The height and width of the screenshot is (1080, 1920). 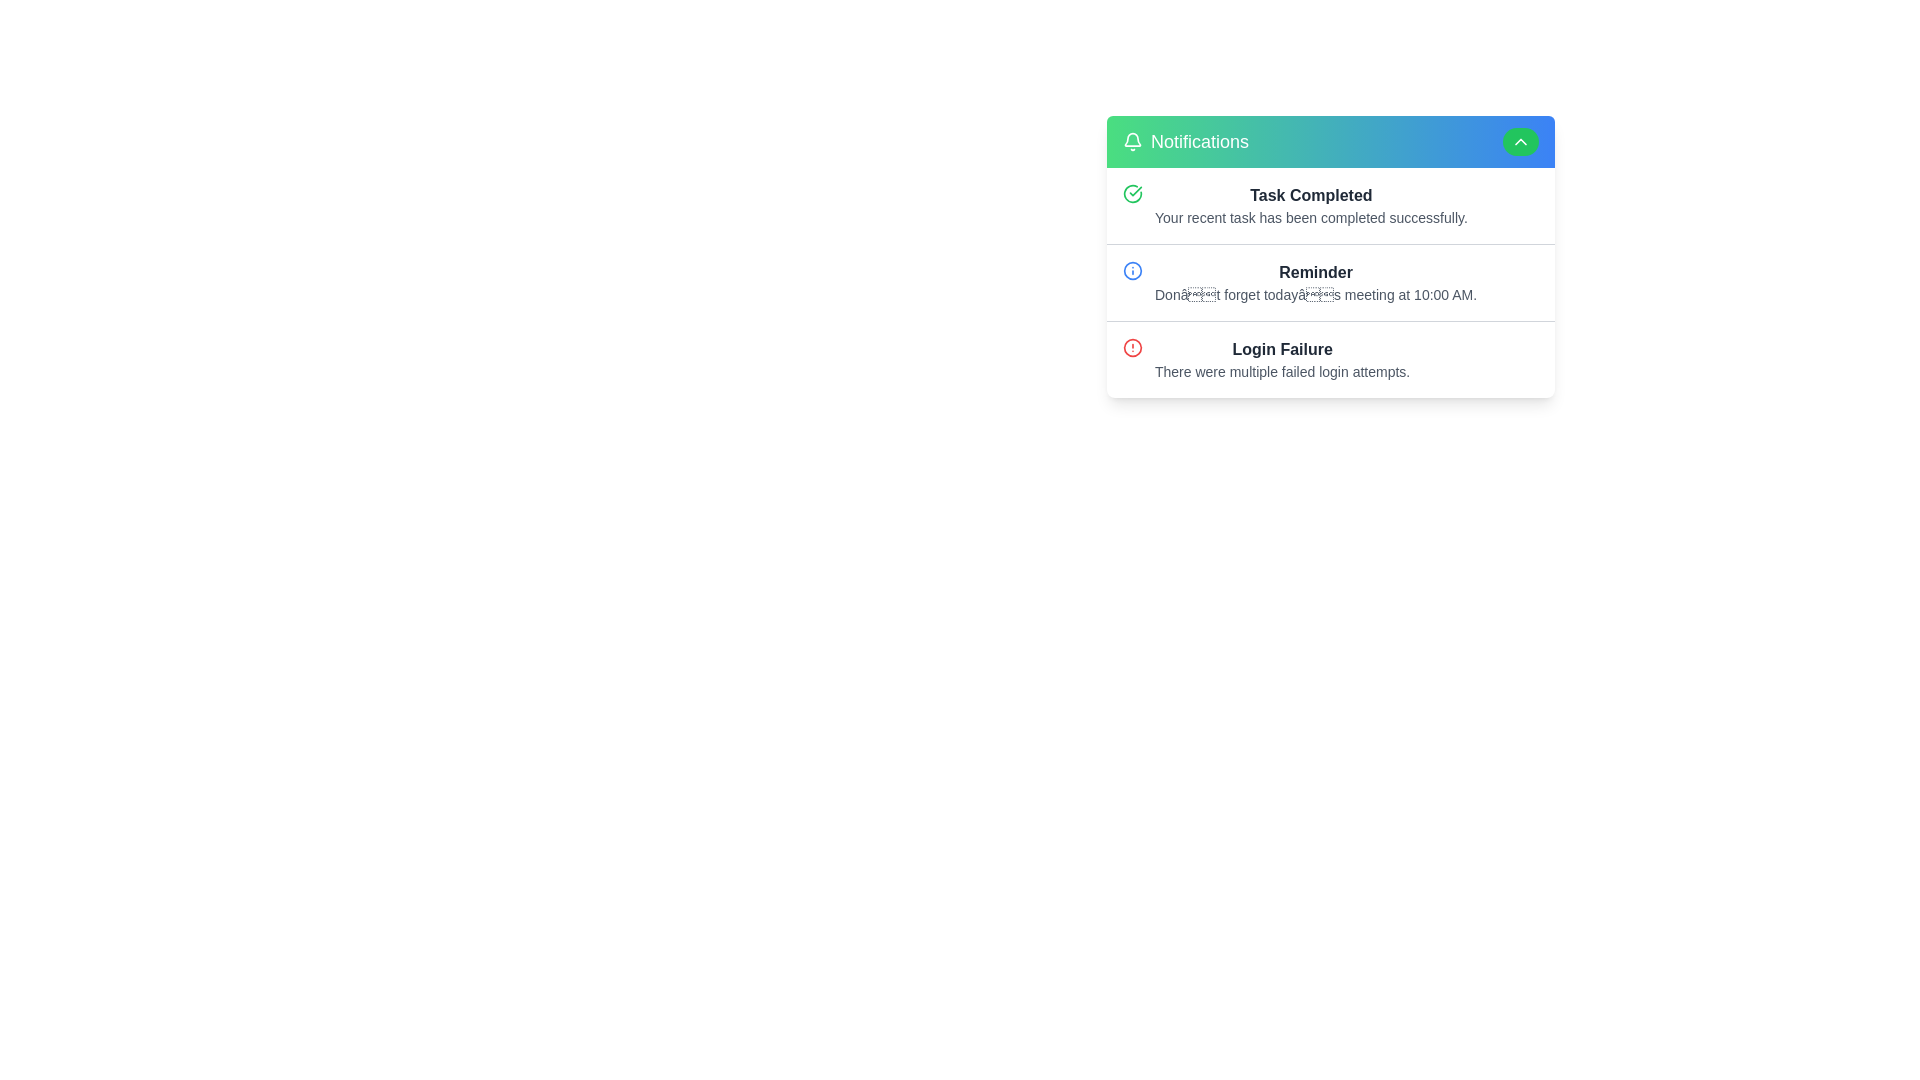 I want to click on the bold text stating 'Task Completed' located at the top of the notification card in the notification panel, so click(x=1311, y=196).